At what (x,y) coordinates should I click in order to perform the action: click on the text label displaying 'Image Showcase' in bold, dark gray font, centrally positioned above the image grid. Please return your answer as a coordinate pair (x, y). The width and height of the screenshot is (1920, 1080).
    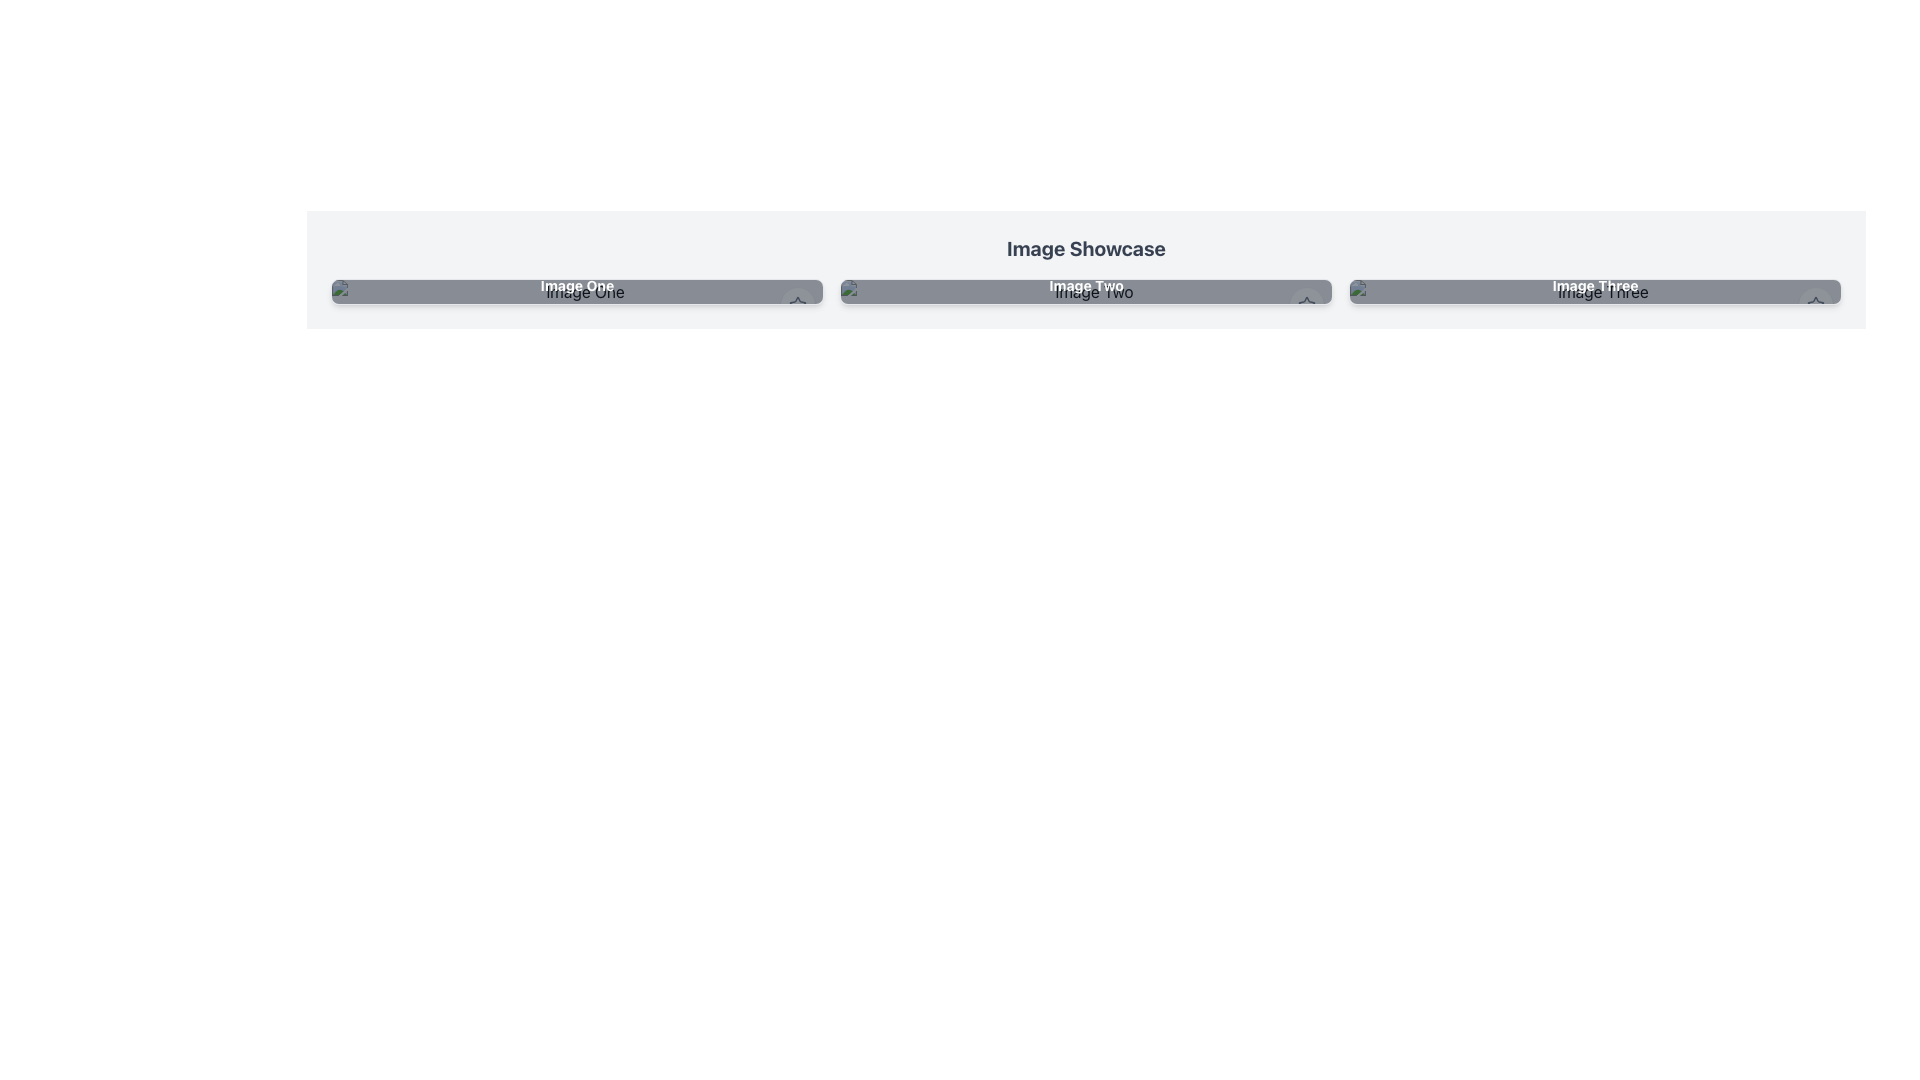
    Looking at the image, I should click on (1085, 248).